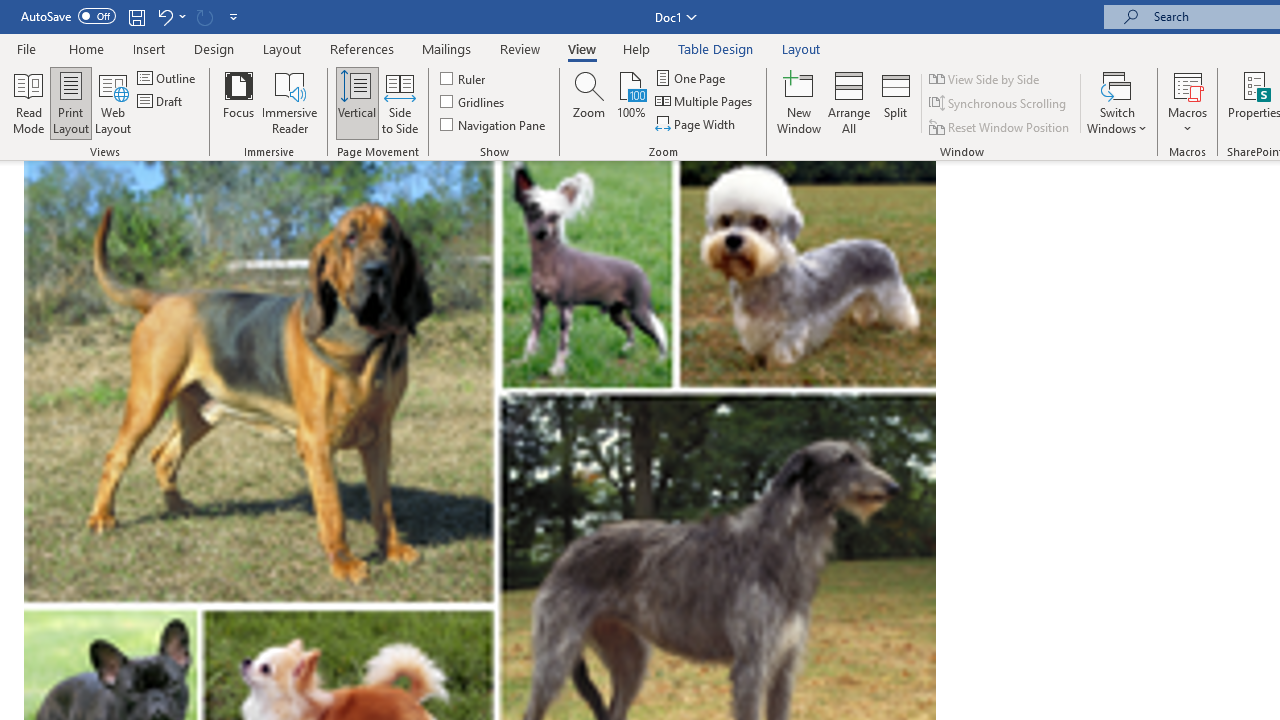 Image resolution: width=1280 pixels, height=720 pixels. What do you see at coordinates (238, 103) in the screenshot?
I see `'Focus'` at bounding box center [238, 103].